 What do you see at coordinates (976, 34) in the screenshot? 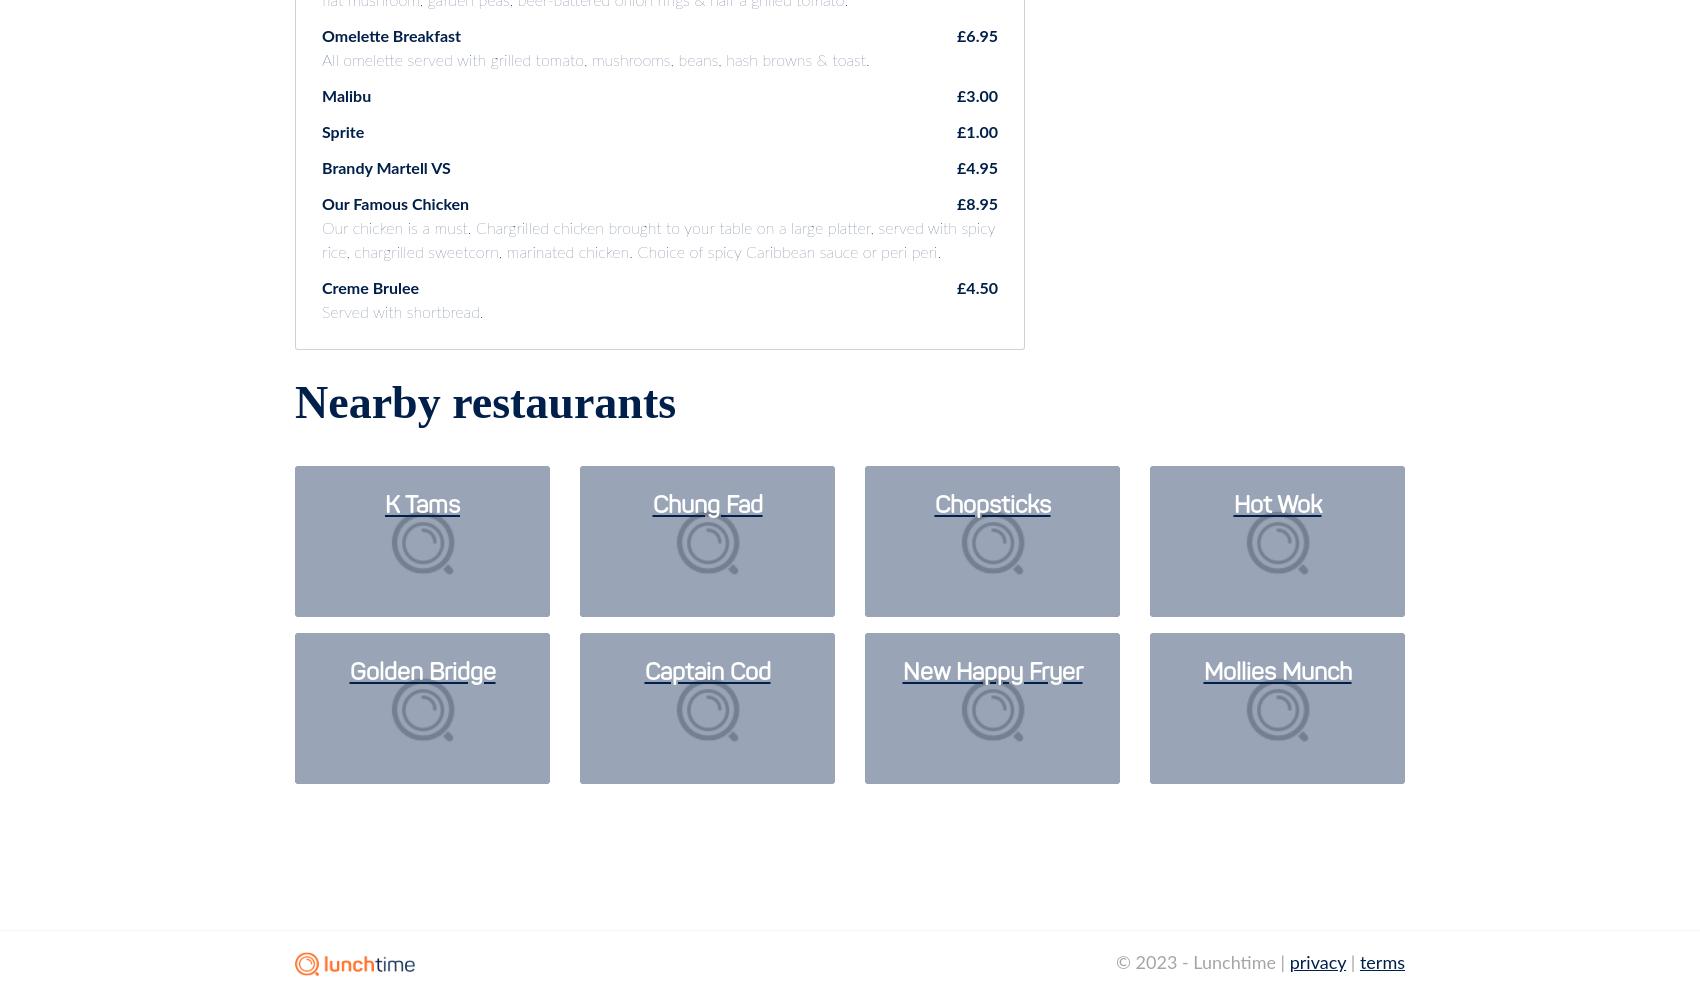
I see `'£6.95'` at bounding box center [976, 34].